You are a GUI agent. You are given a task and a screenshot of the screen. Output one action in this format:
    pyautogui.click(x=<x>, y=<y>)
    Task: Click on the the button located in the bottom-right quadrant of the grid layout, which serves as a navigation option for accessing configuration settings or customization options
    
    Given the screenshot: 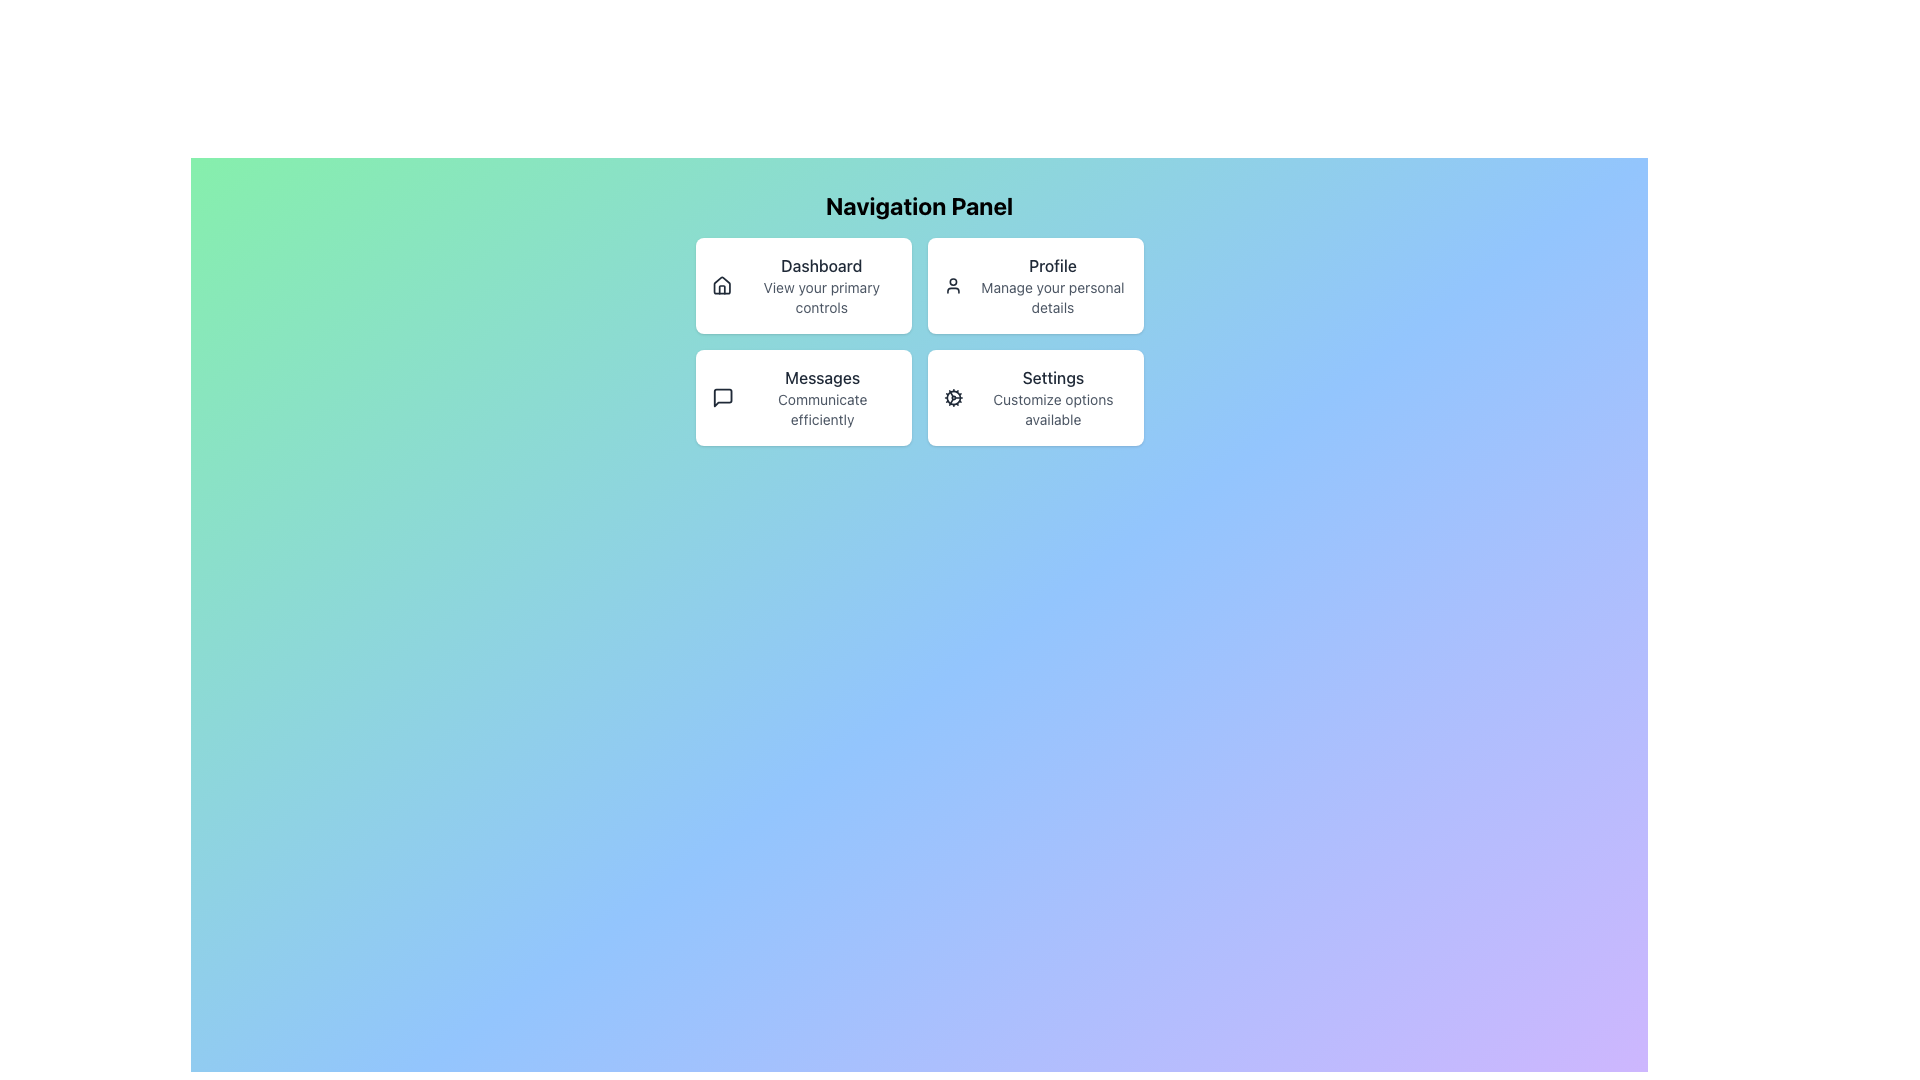 What is the action you would take?
    pyautogui.click(x=1035, y=397)
    